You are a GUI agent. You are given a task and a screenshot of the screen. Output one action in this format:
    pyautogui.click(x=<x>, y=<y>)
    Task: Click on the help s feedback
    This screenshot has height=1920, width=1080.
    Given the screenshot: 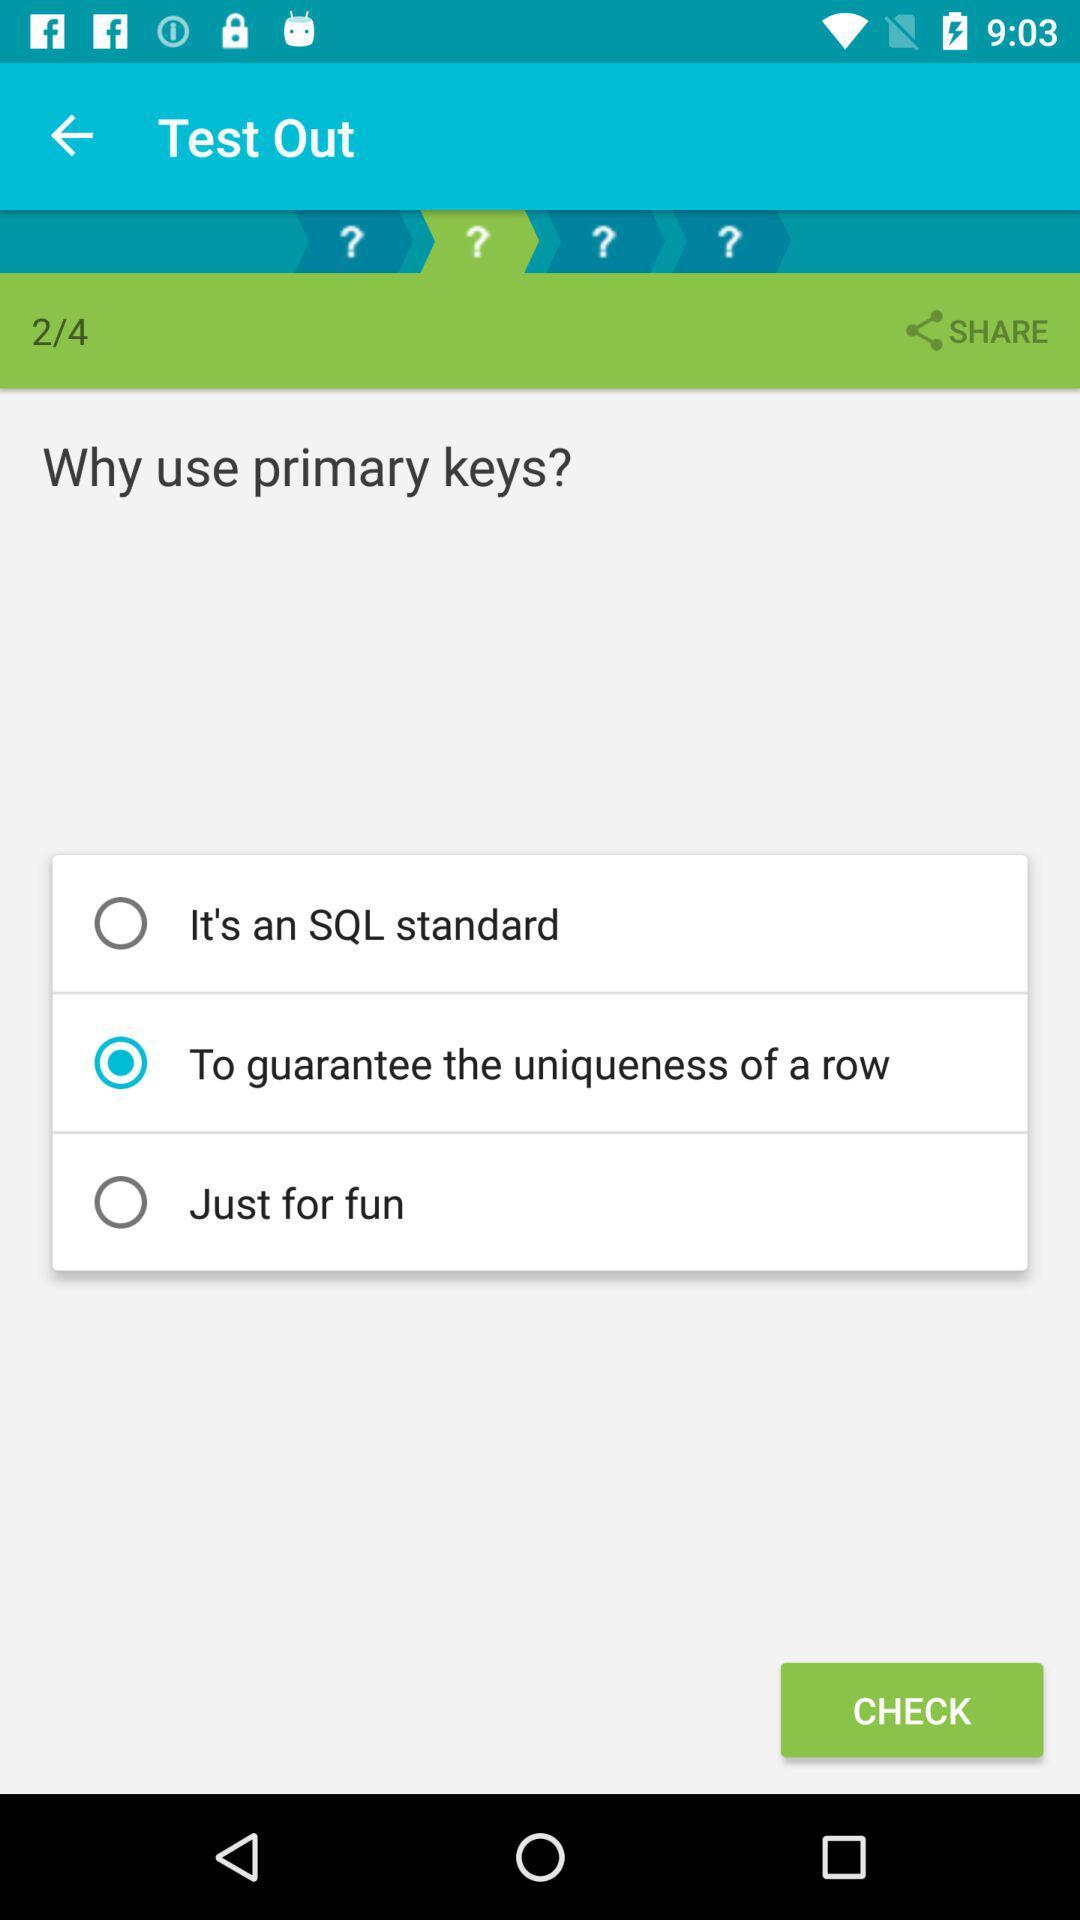 What is the action you would take?
    pyautogui.click(x=350, y=240)
    